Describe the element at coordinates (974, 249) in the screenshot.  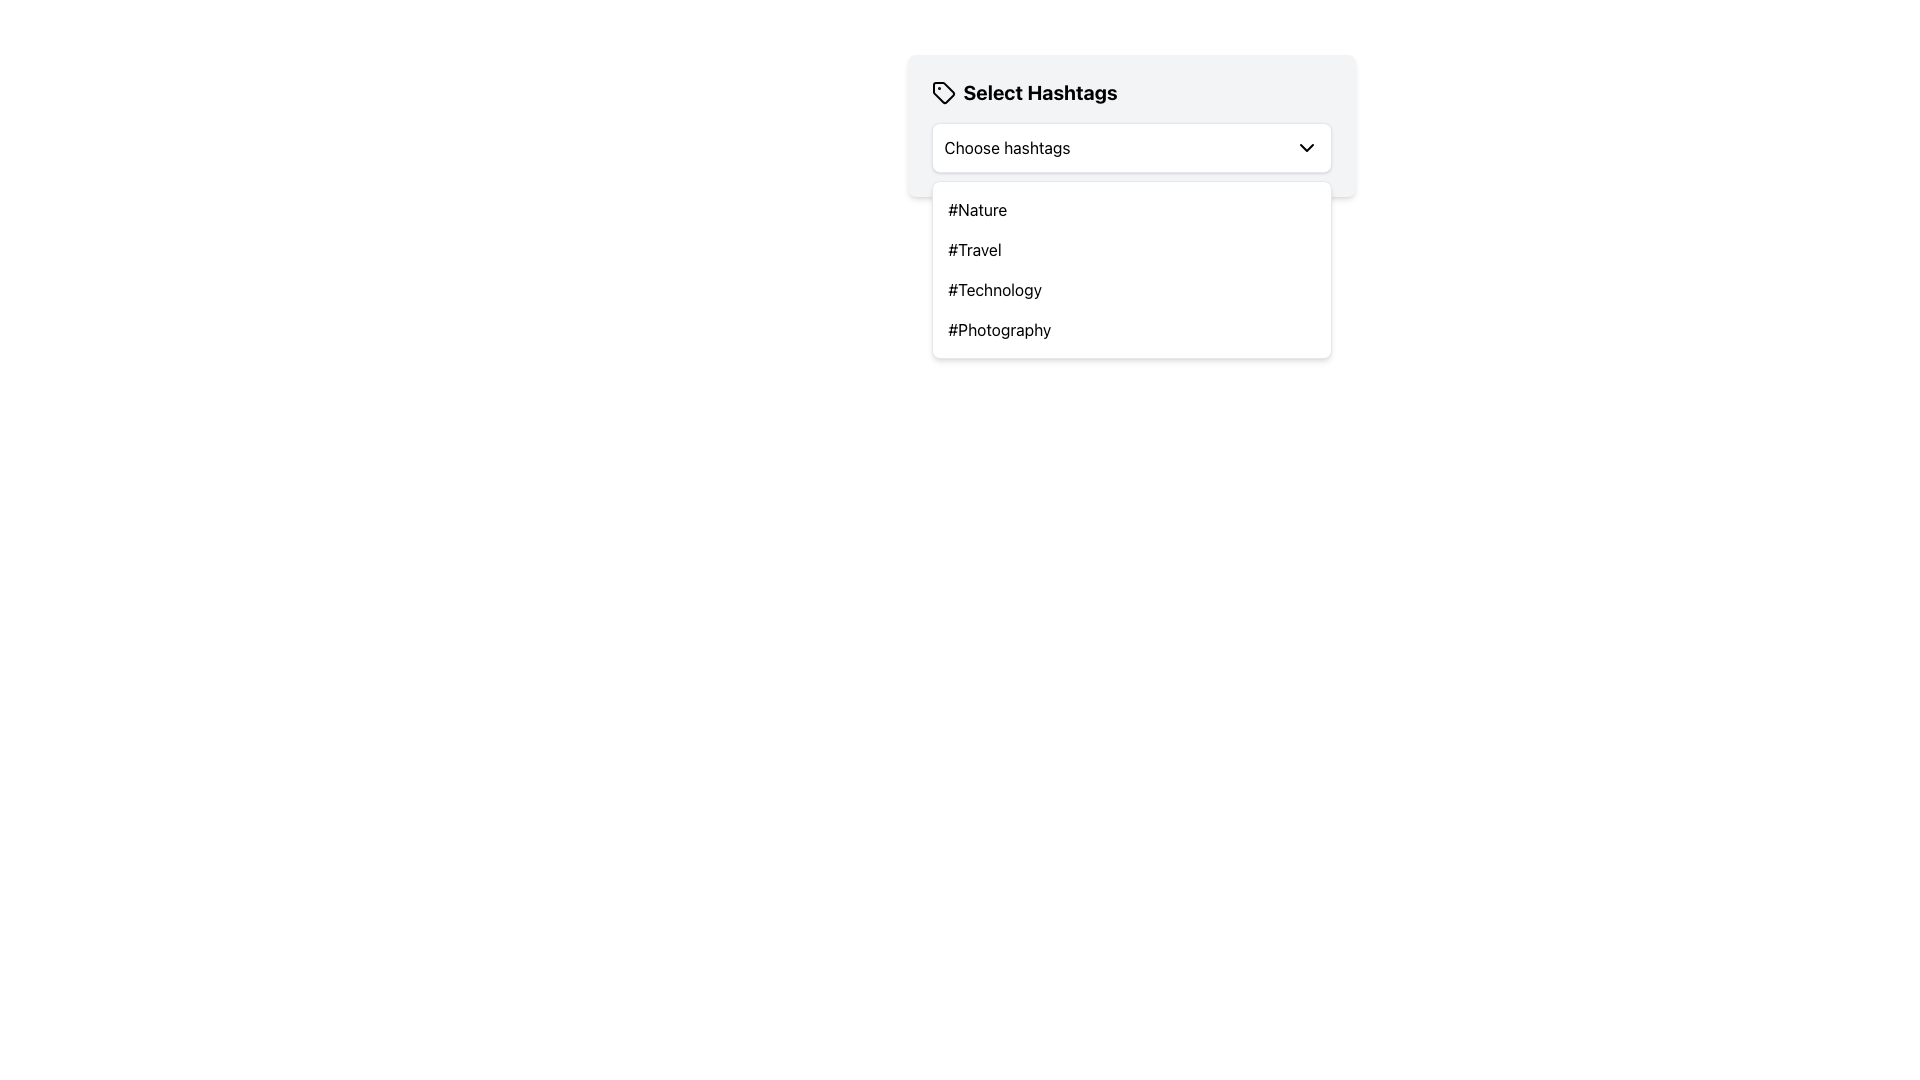
I see `the '#Travel' menu item in the dropdown menu under 'Select Hashtags'` at that location.